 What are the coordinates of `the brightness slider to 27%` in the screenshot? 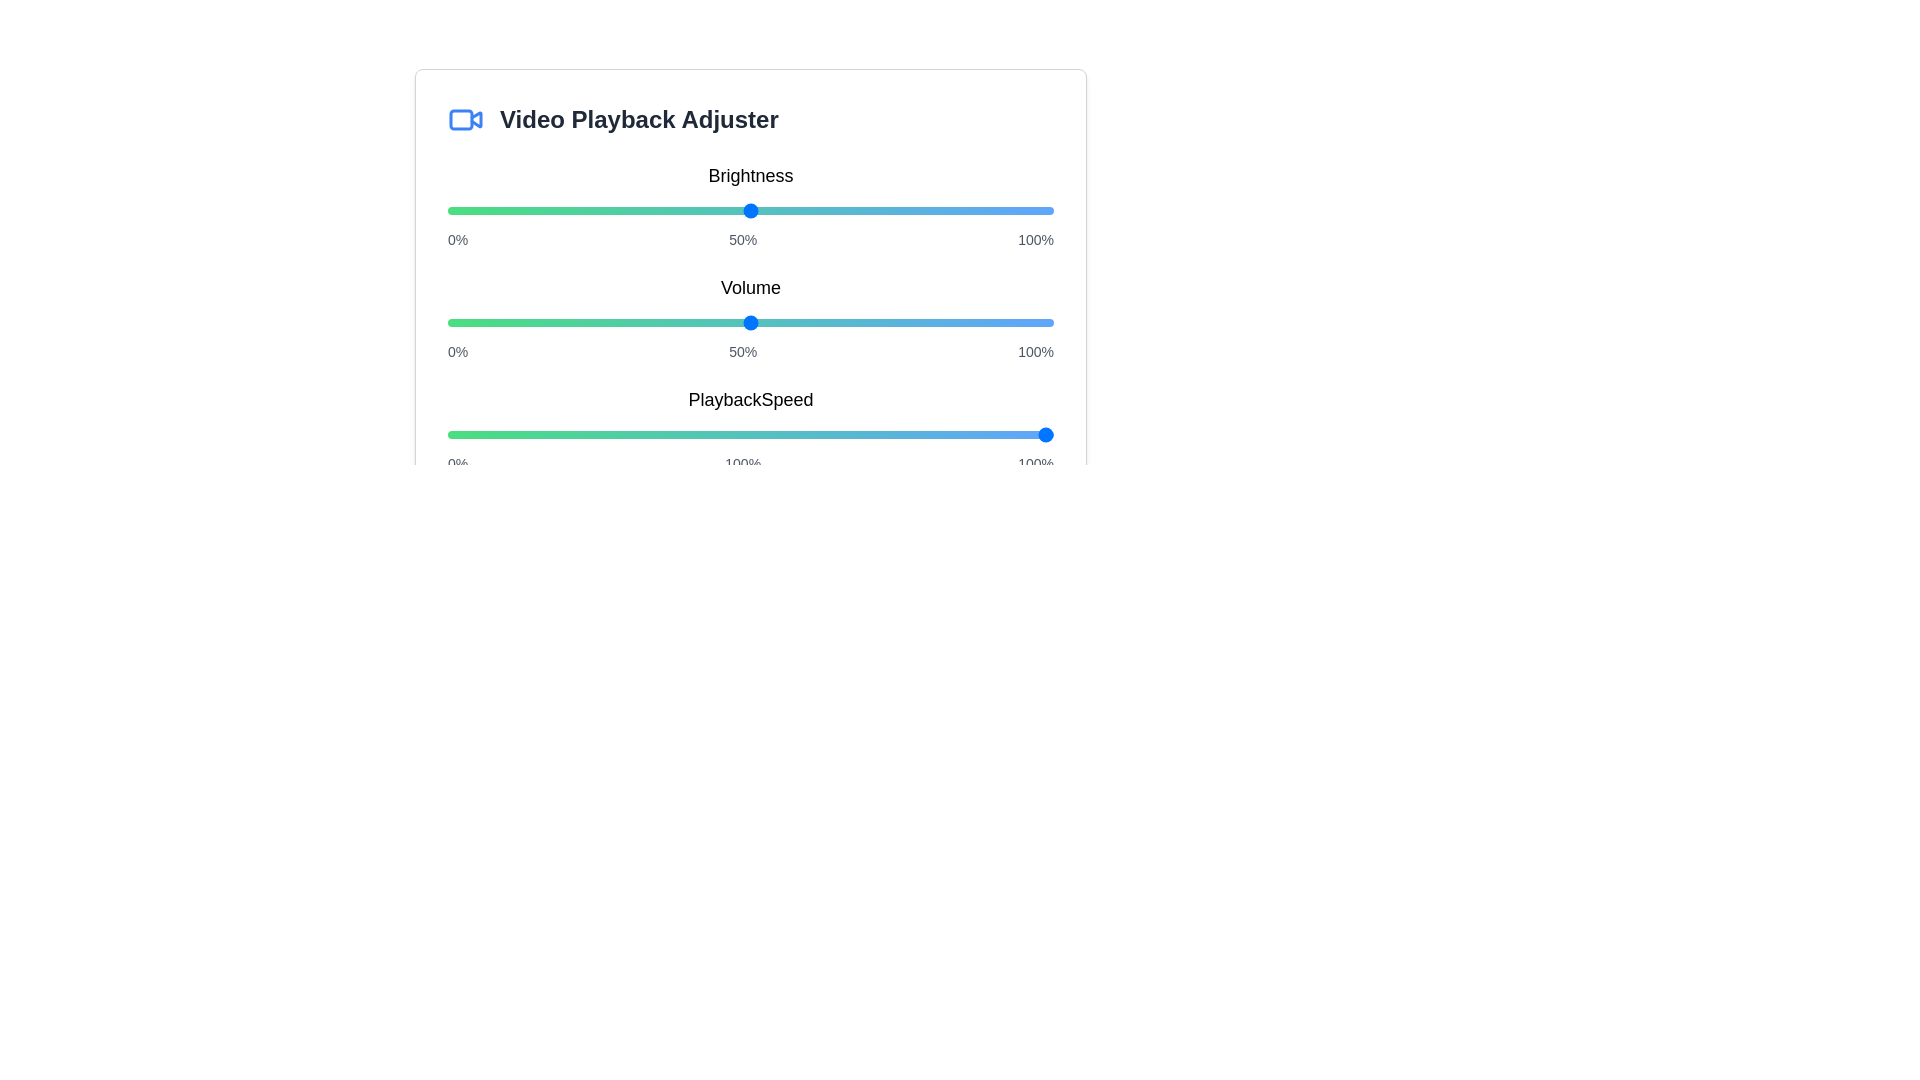 It's located at (610, 211).